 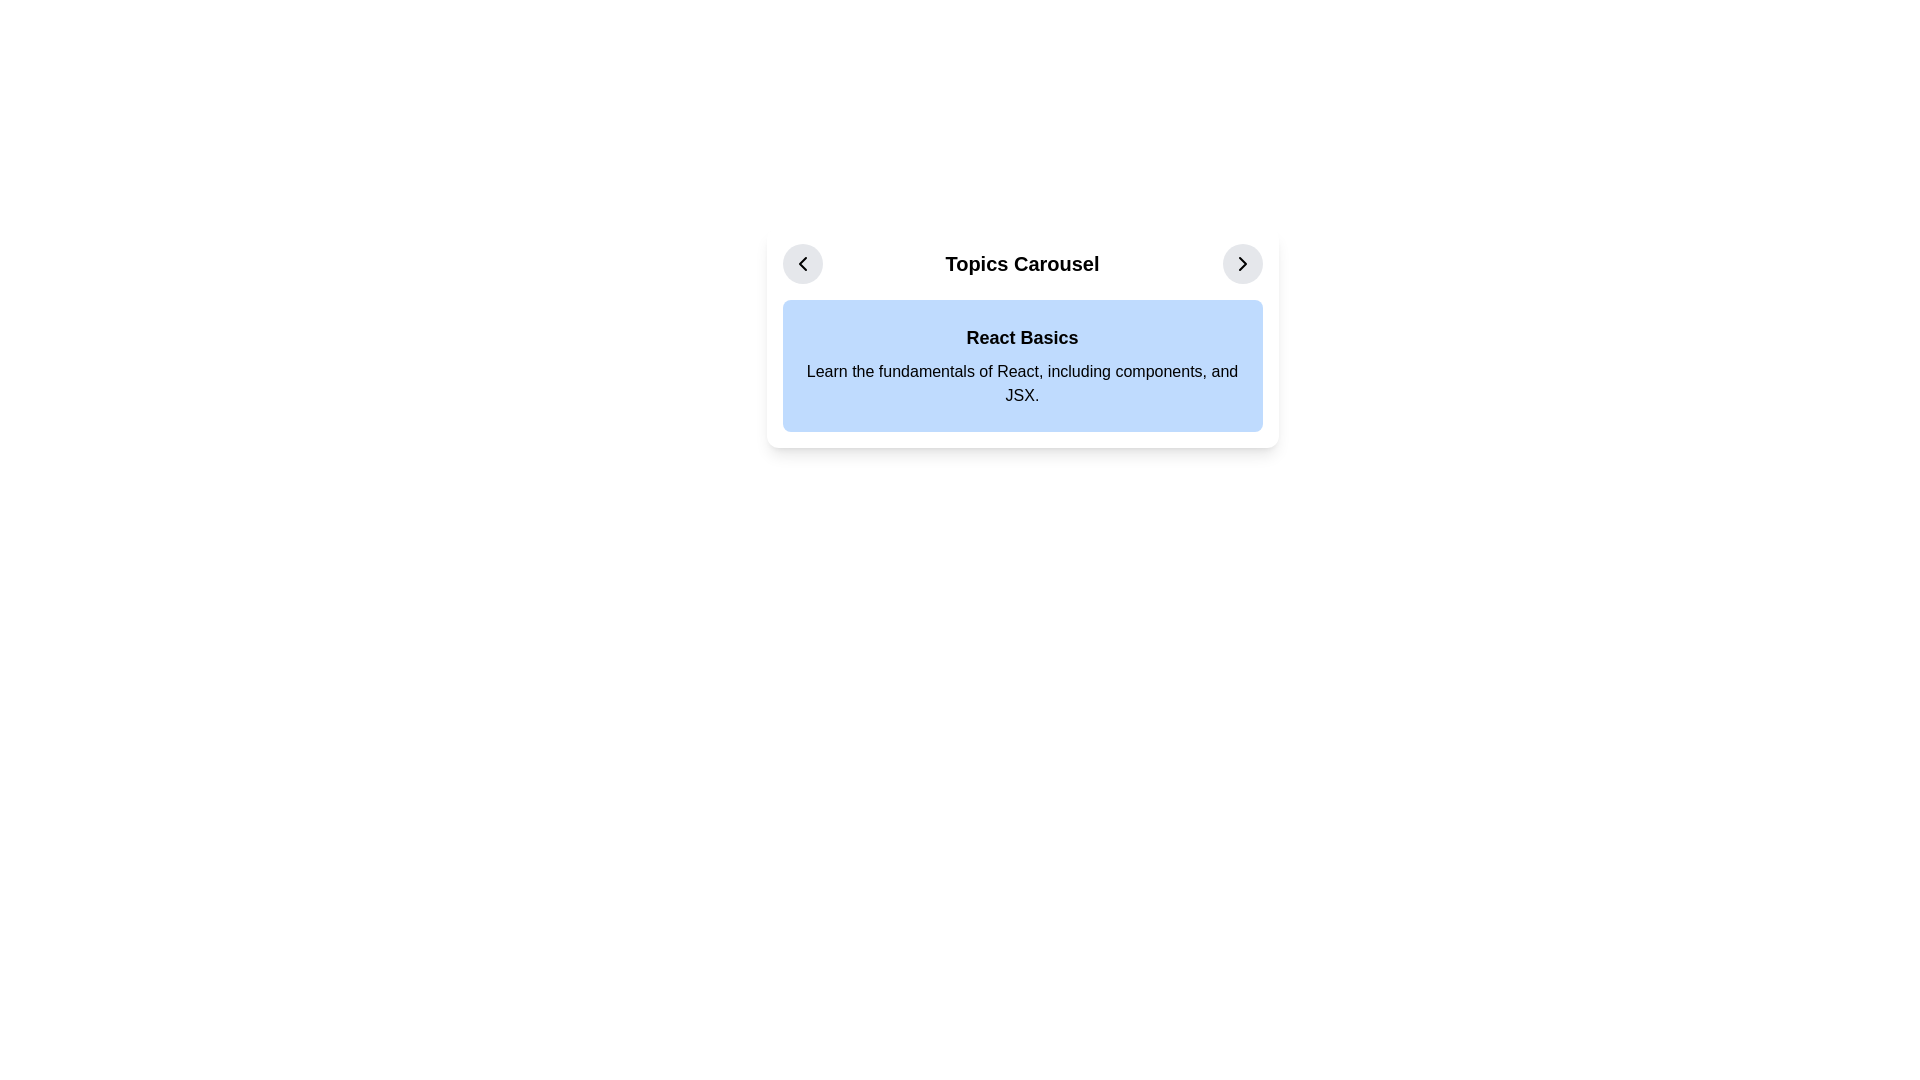 I want to click on the navigation icon within the circular button located in the top-right corner of the 'React Basics' card, so click(x=1241, y=262).